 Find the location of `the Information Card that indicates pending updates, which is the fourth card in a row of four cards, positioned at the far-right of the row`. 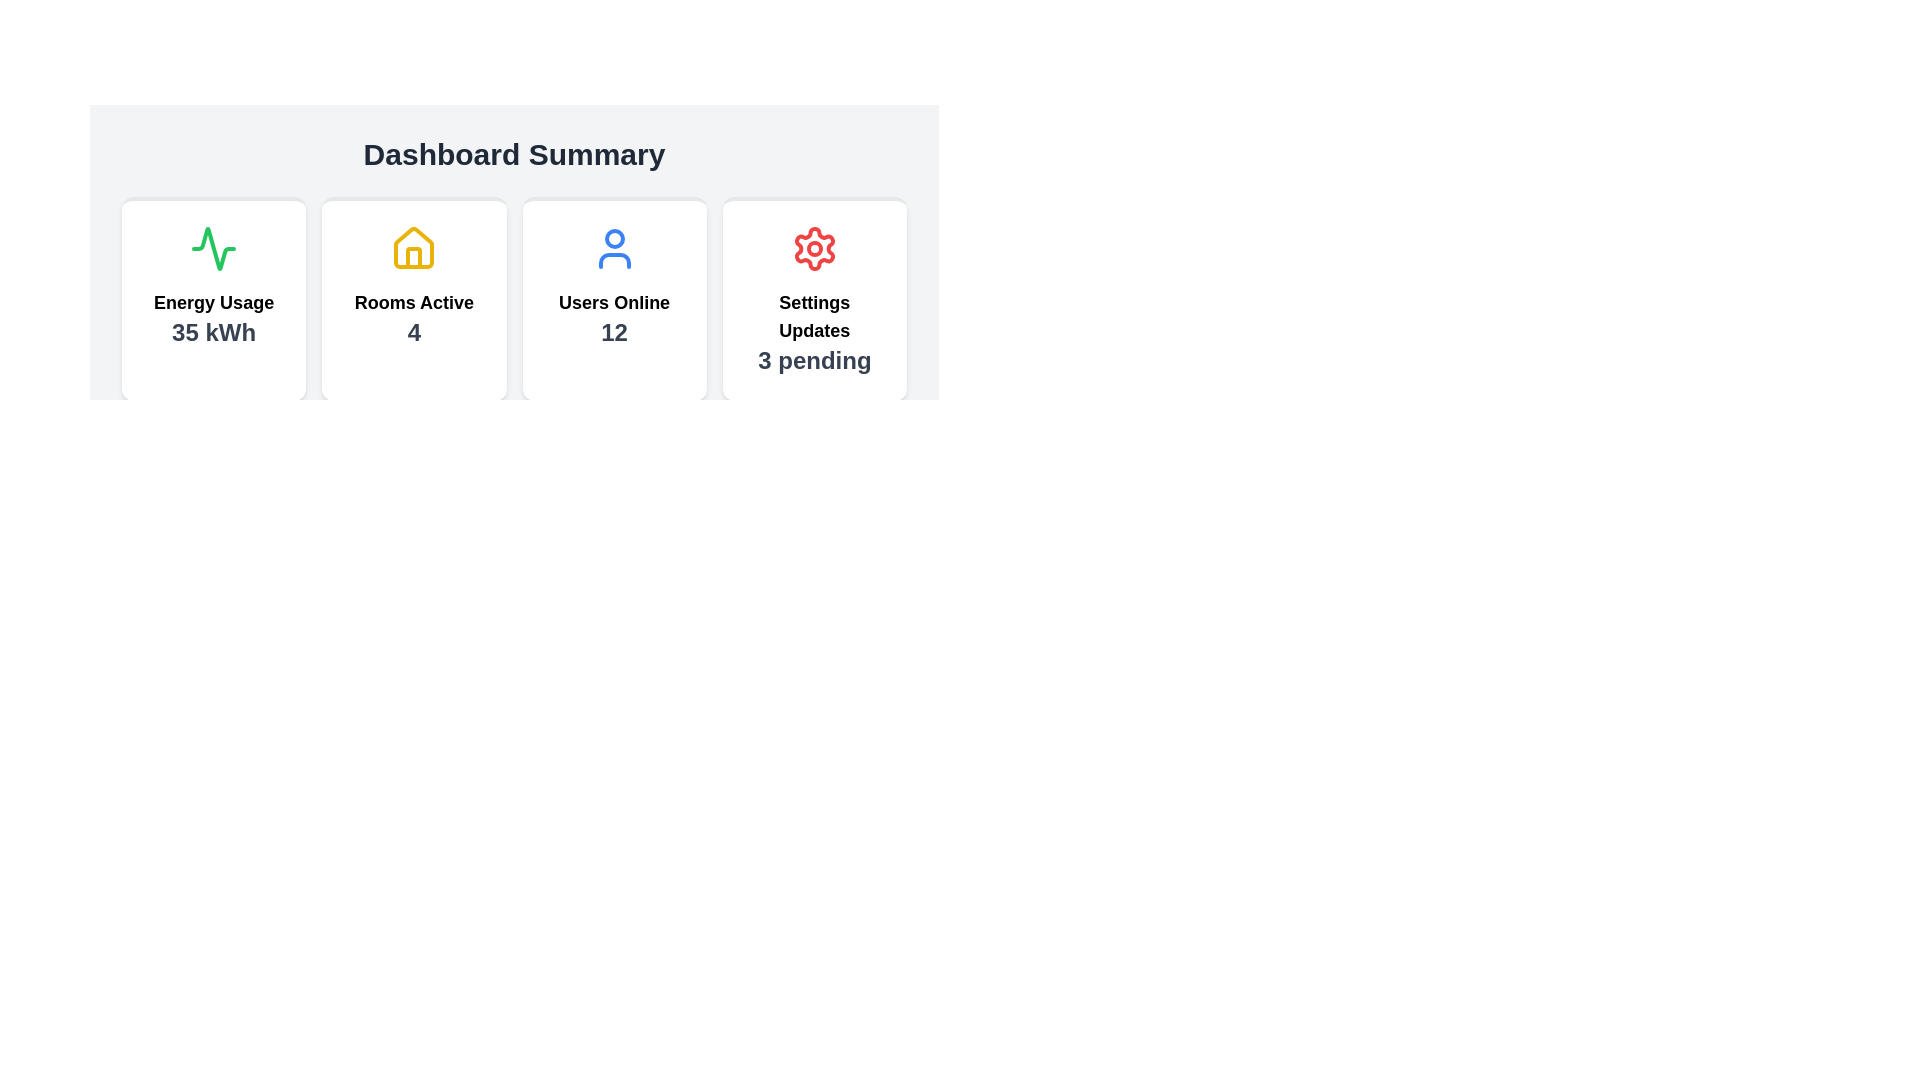

the Information Card that indicates pending updates, which is the fourth card in a row of four cards, positioned at the far-right of the row is located at coordinates (814, 299).